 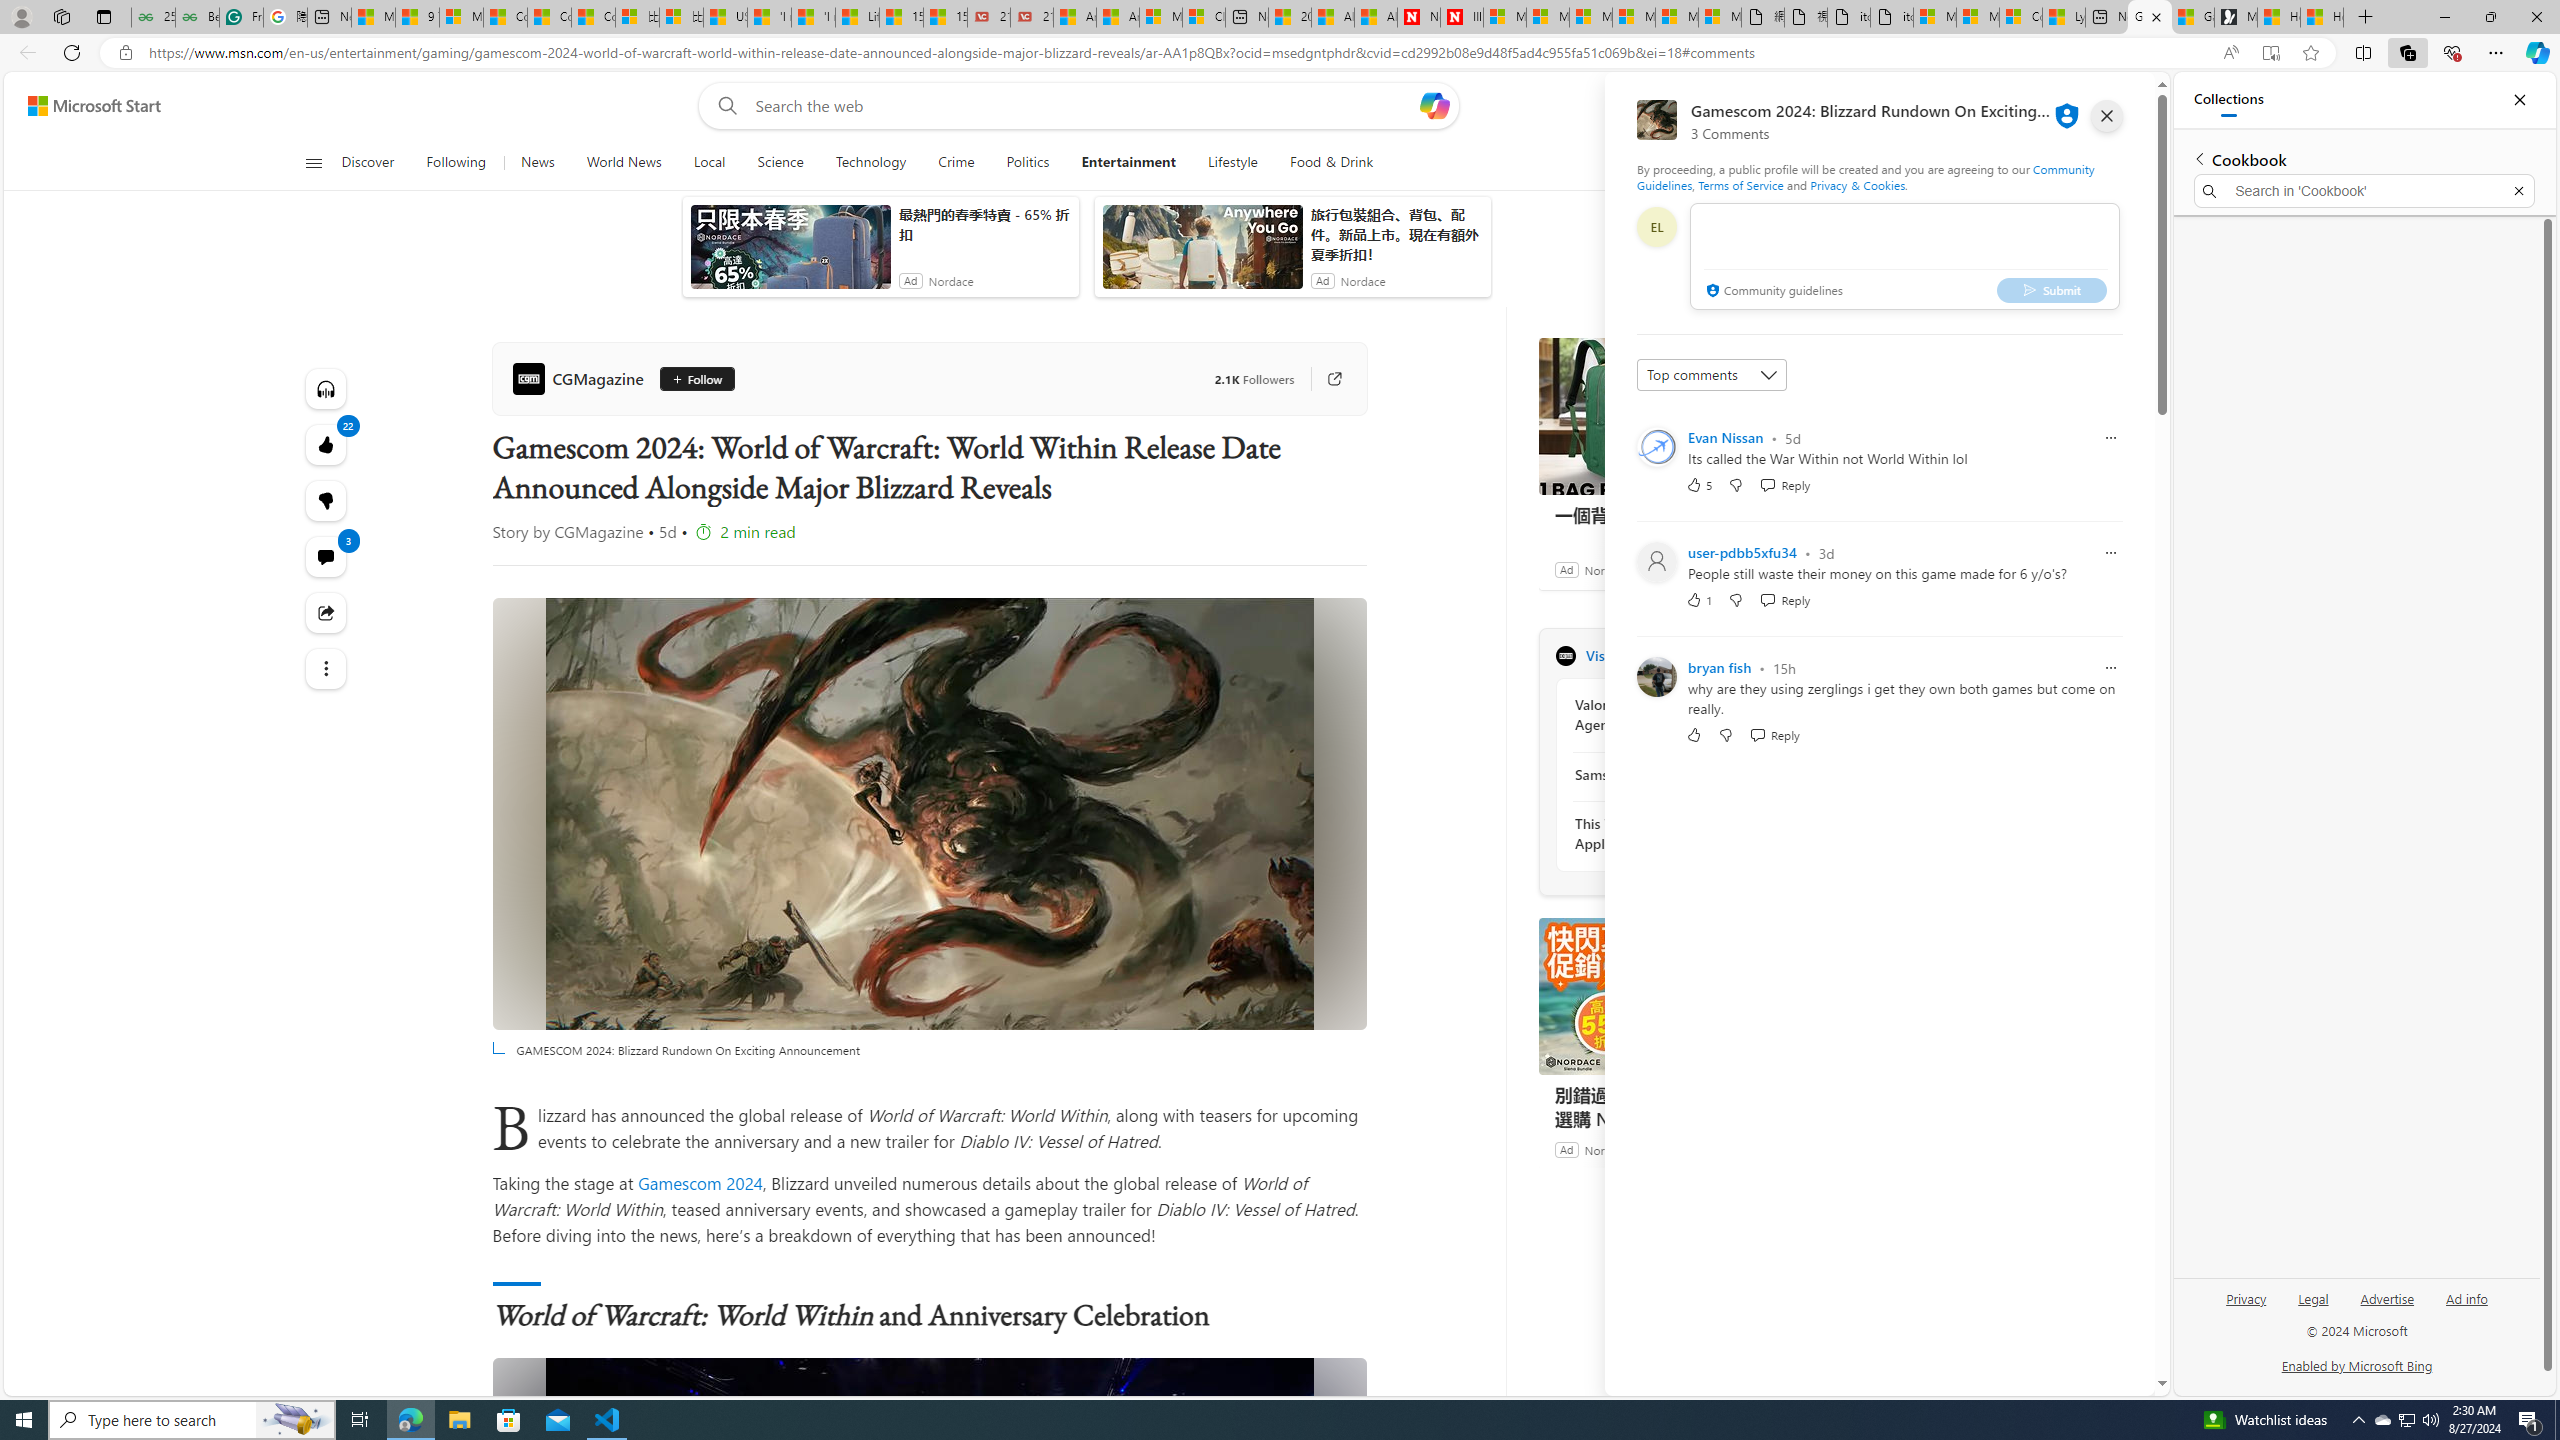 I want to click on 'Technology', so click(x=871, y=162).